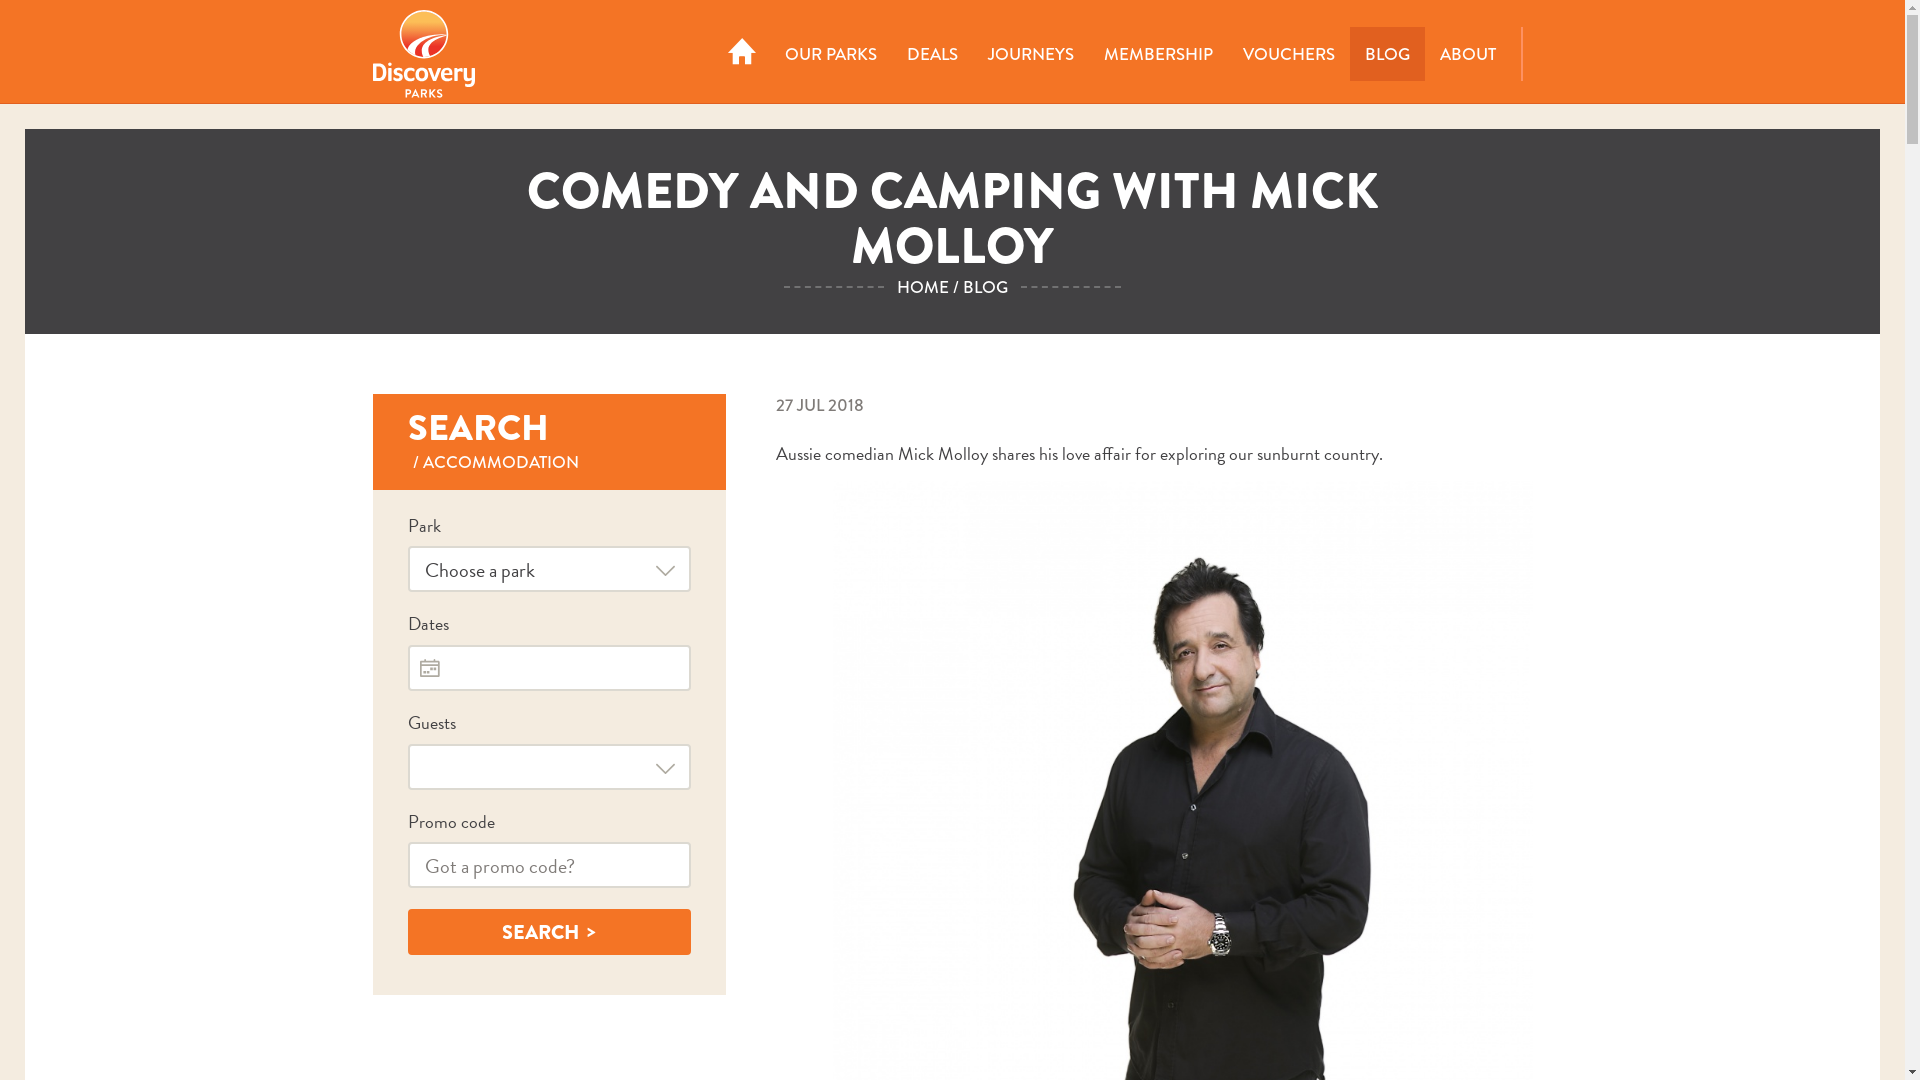 This screenshot has height=1080, width=1920. What do you see at coordinates (1157, 53) in the screenshot?
I see `'MEMBERSHIP'` at bounding box center [1157, 53].